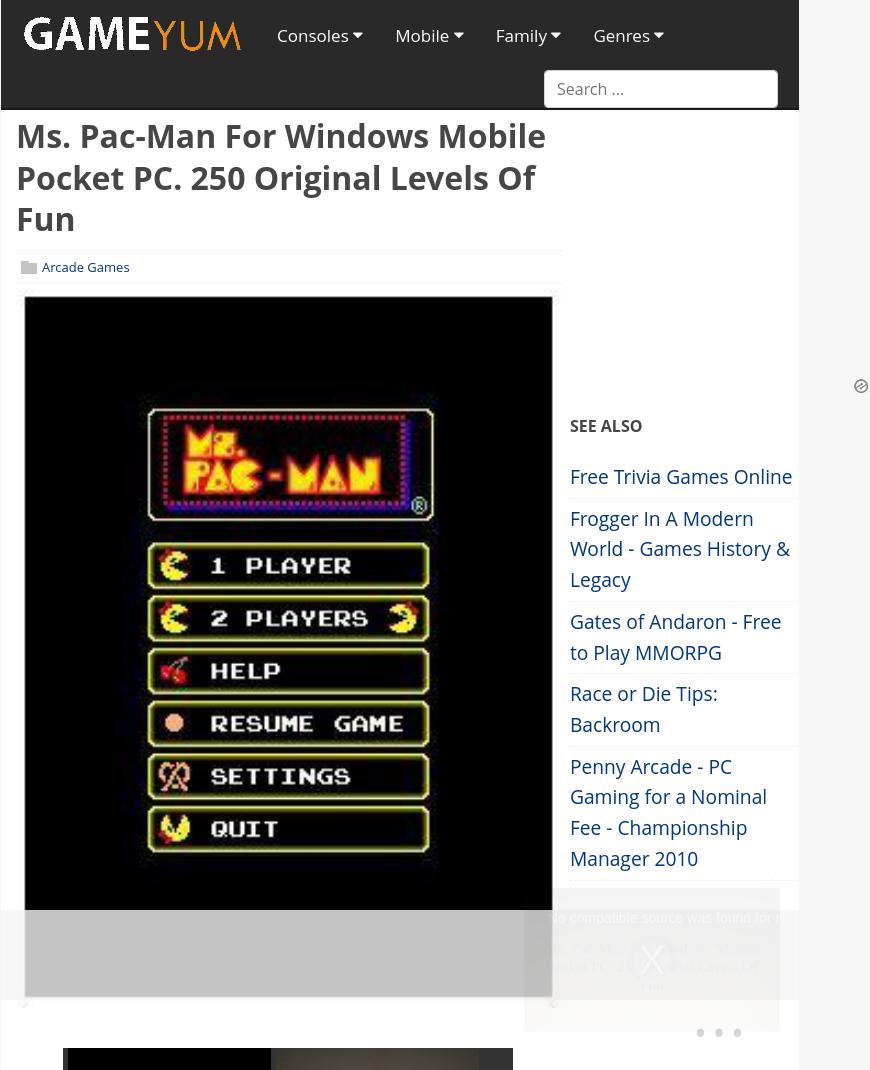  Describe the element at coordinates (567, 475) in the screenshot. I see `'Free Trivia Games Online'` at that location.